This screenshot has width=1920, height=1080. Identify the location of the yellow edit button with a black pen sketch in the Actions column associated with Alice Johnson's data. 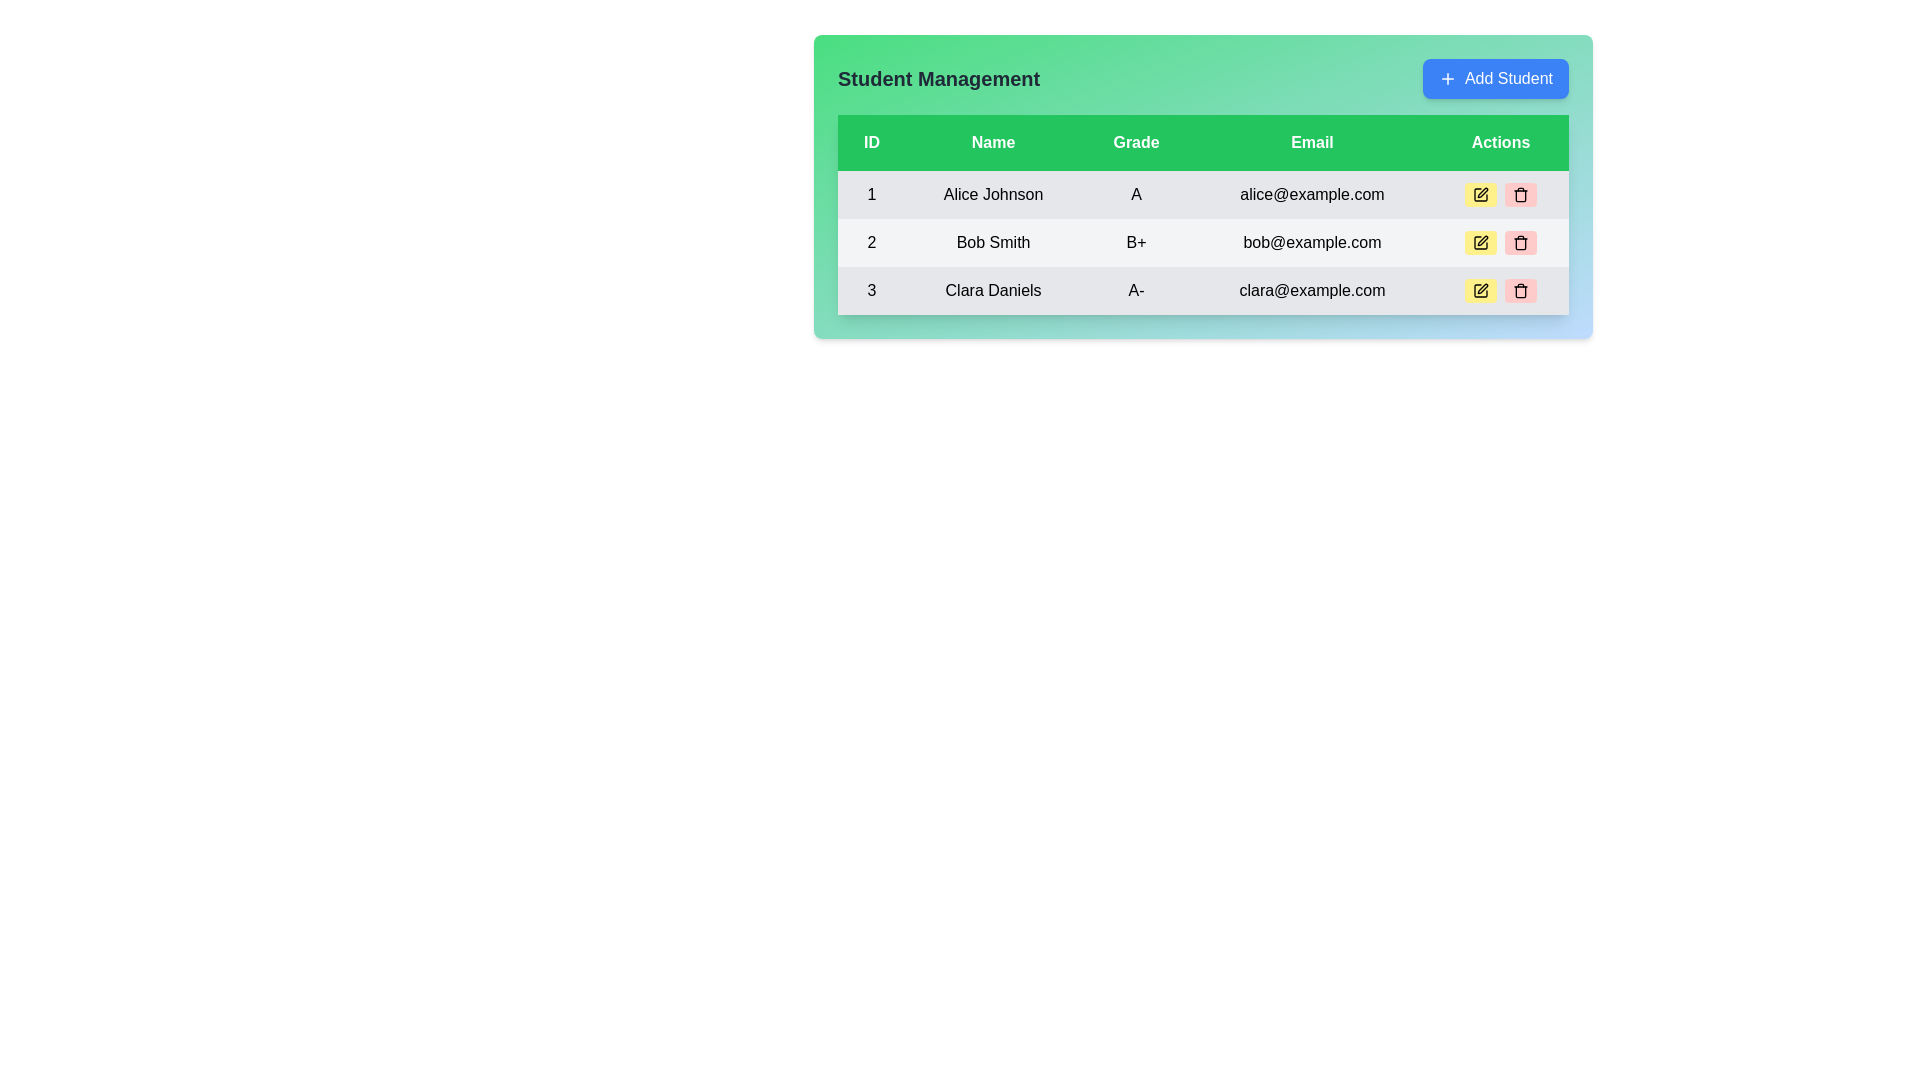
(1480, 195).